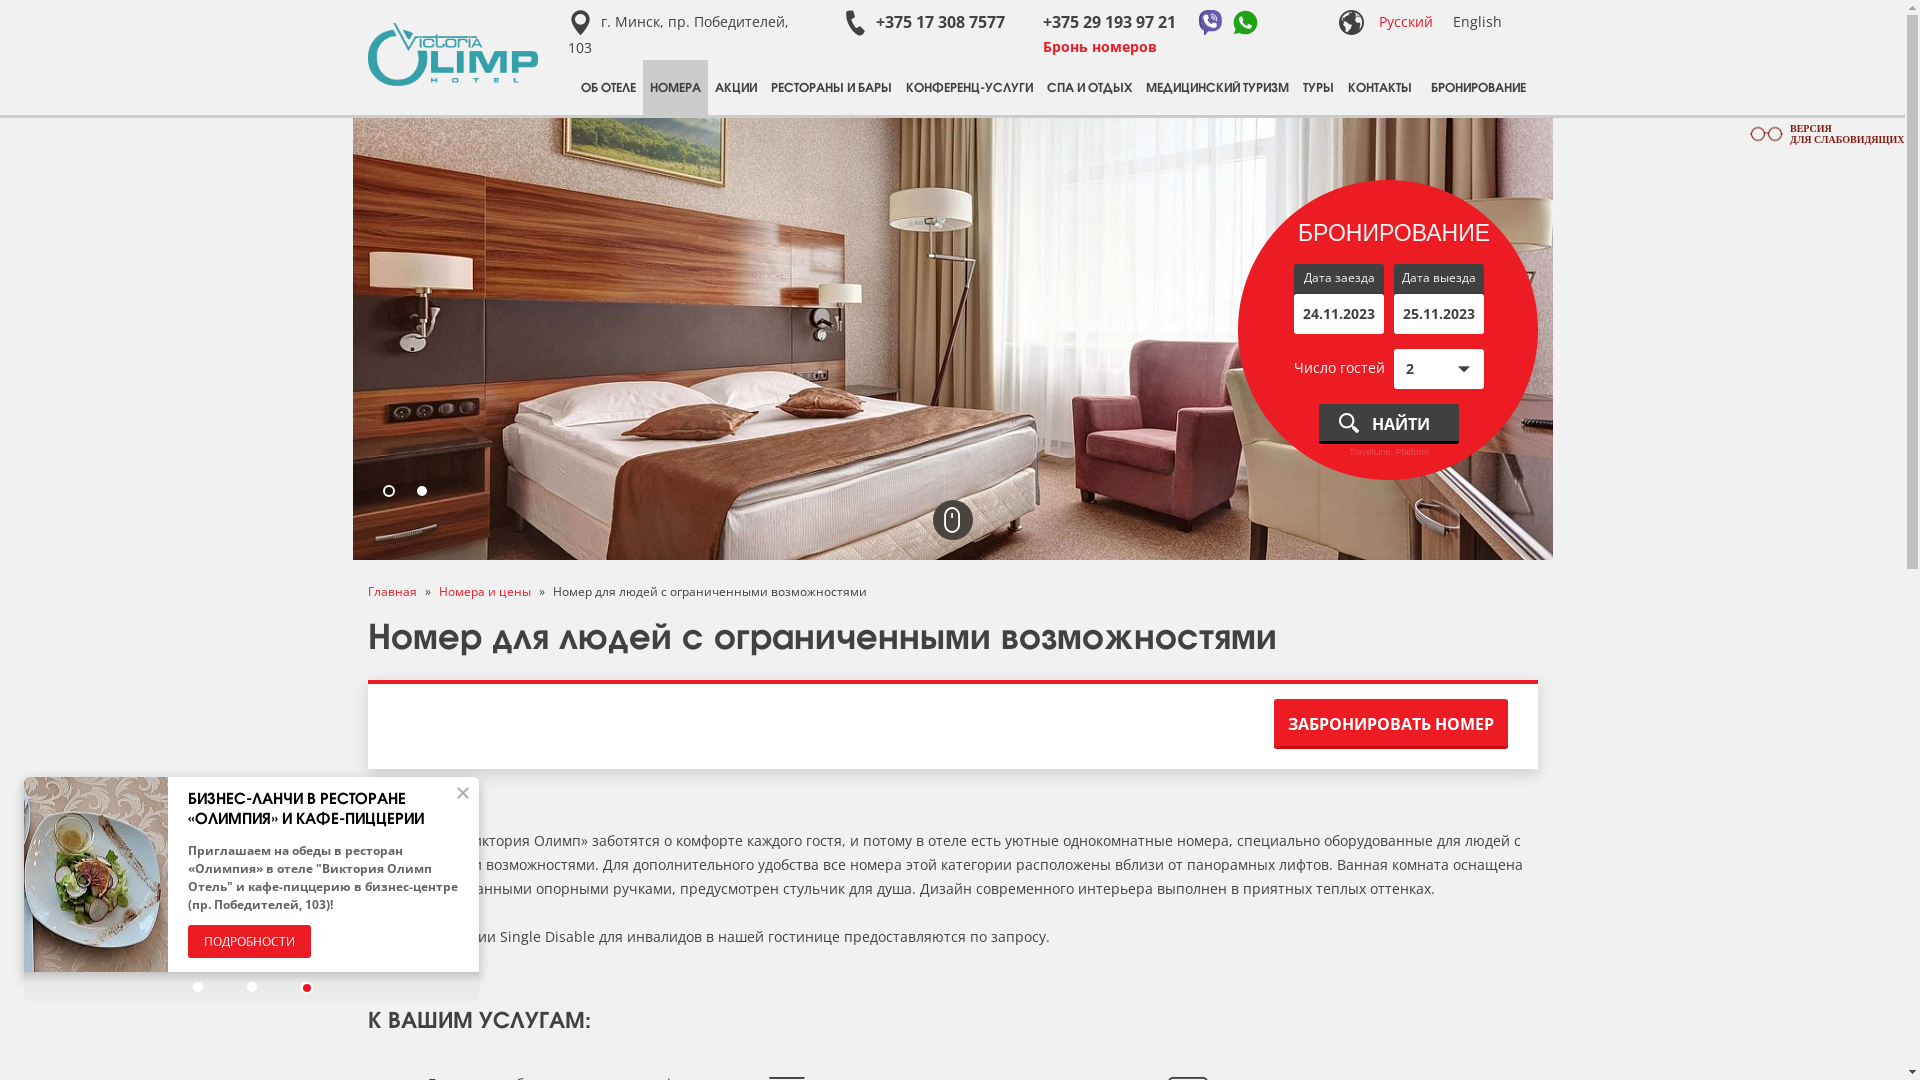  Describe the element at coordinates (1476, 21) in the screenshot. I see `'English'` at that location.